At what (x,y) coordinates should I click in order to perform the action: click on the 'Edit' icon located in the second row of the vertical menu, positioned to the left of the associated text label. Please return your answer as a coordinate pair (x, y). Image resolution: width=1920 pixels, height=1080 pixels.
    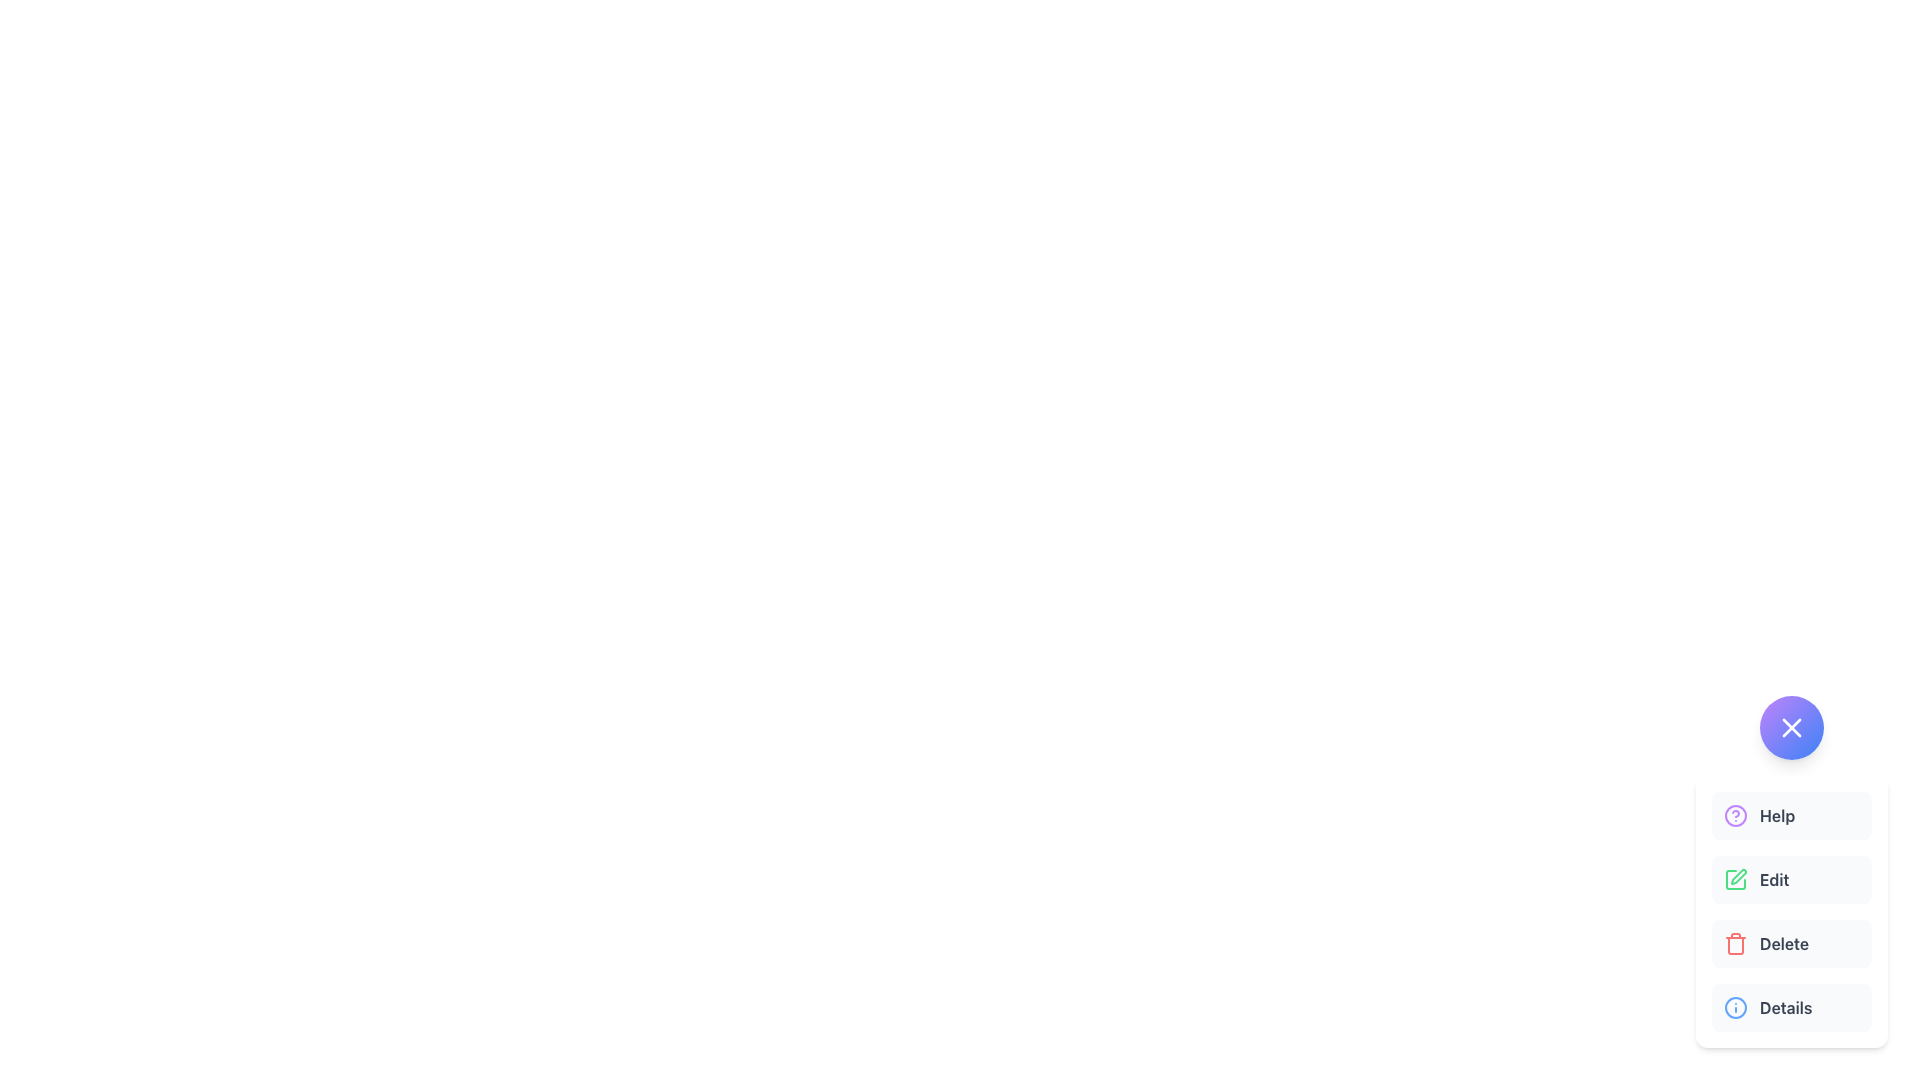
    Looking at the image, I should click on (1735, 878).